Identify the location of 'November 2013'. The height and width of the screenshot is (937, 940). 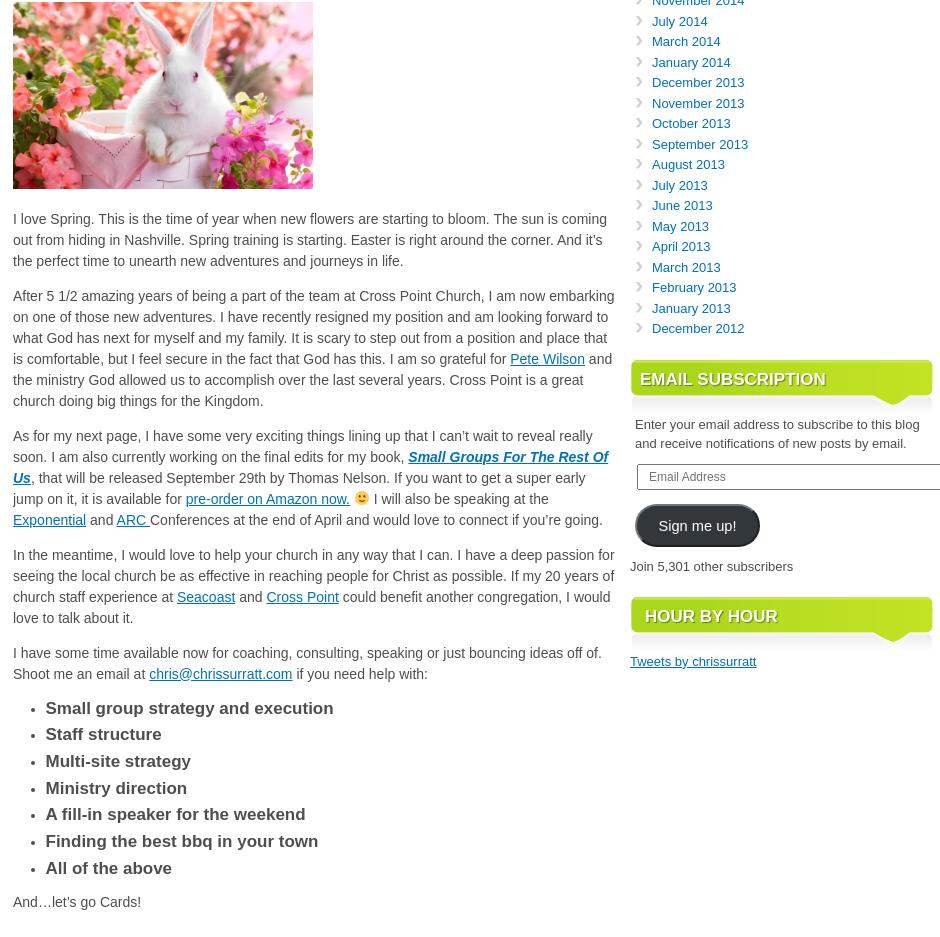
(697, 101).